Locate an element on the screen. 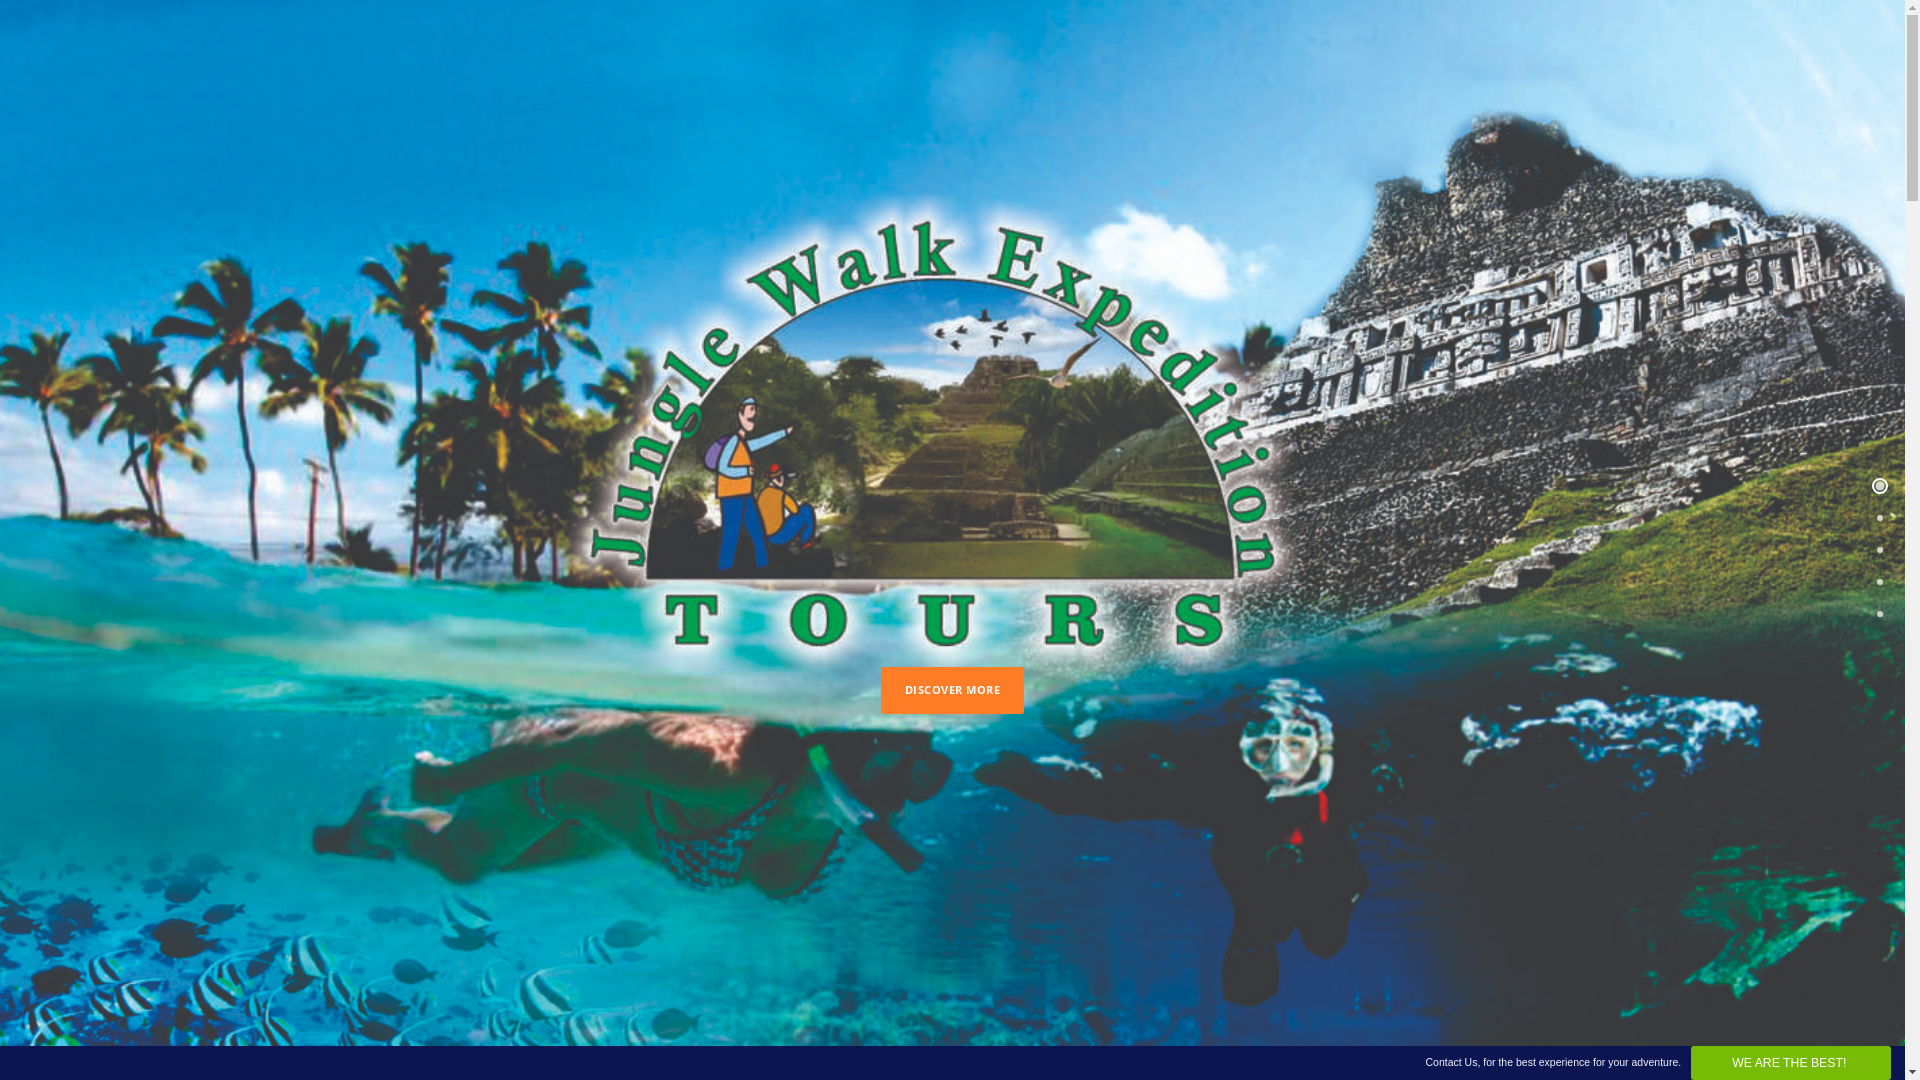 The height and width of the screenshot is (1080, 1920). 'DISCOVER MORE' is located at coordinates (952, 689).